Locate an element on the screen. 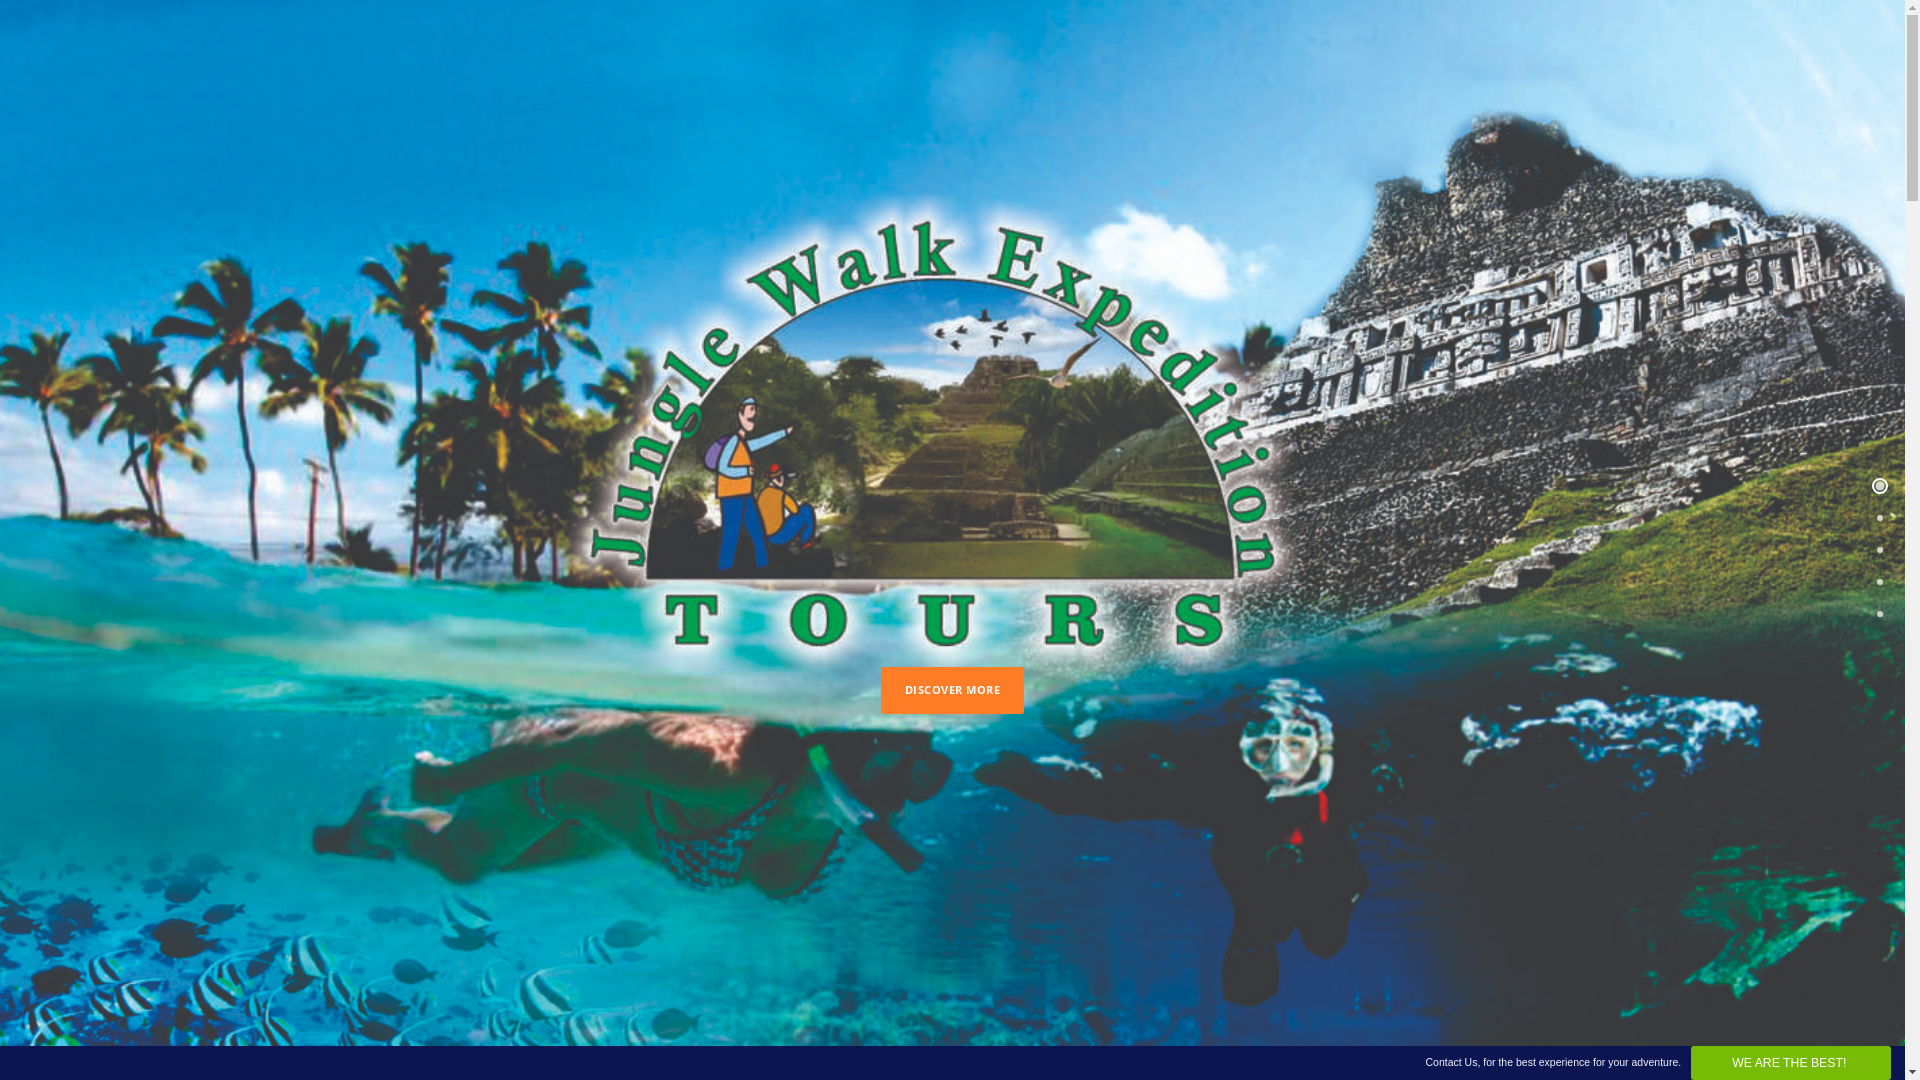 The height and width of the screenshot is (1080, 1920). 'DISCOVER MORE' is located at coordinates (952, 689).